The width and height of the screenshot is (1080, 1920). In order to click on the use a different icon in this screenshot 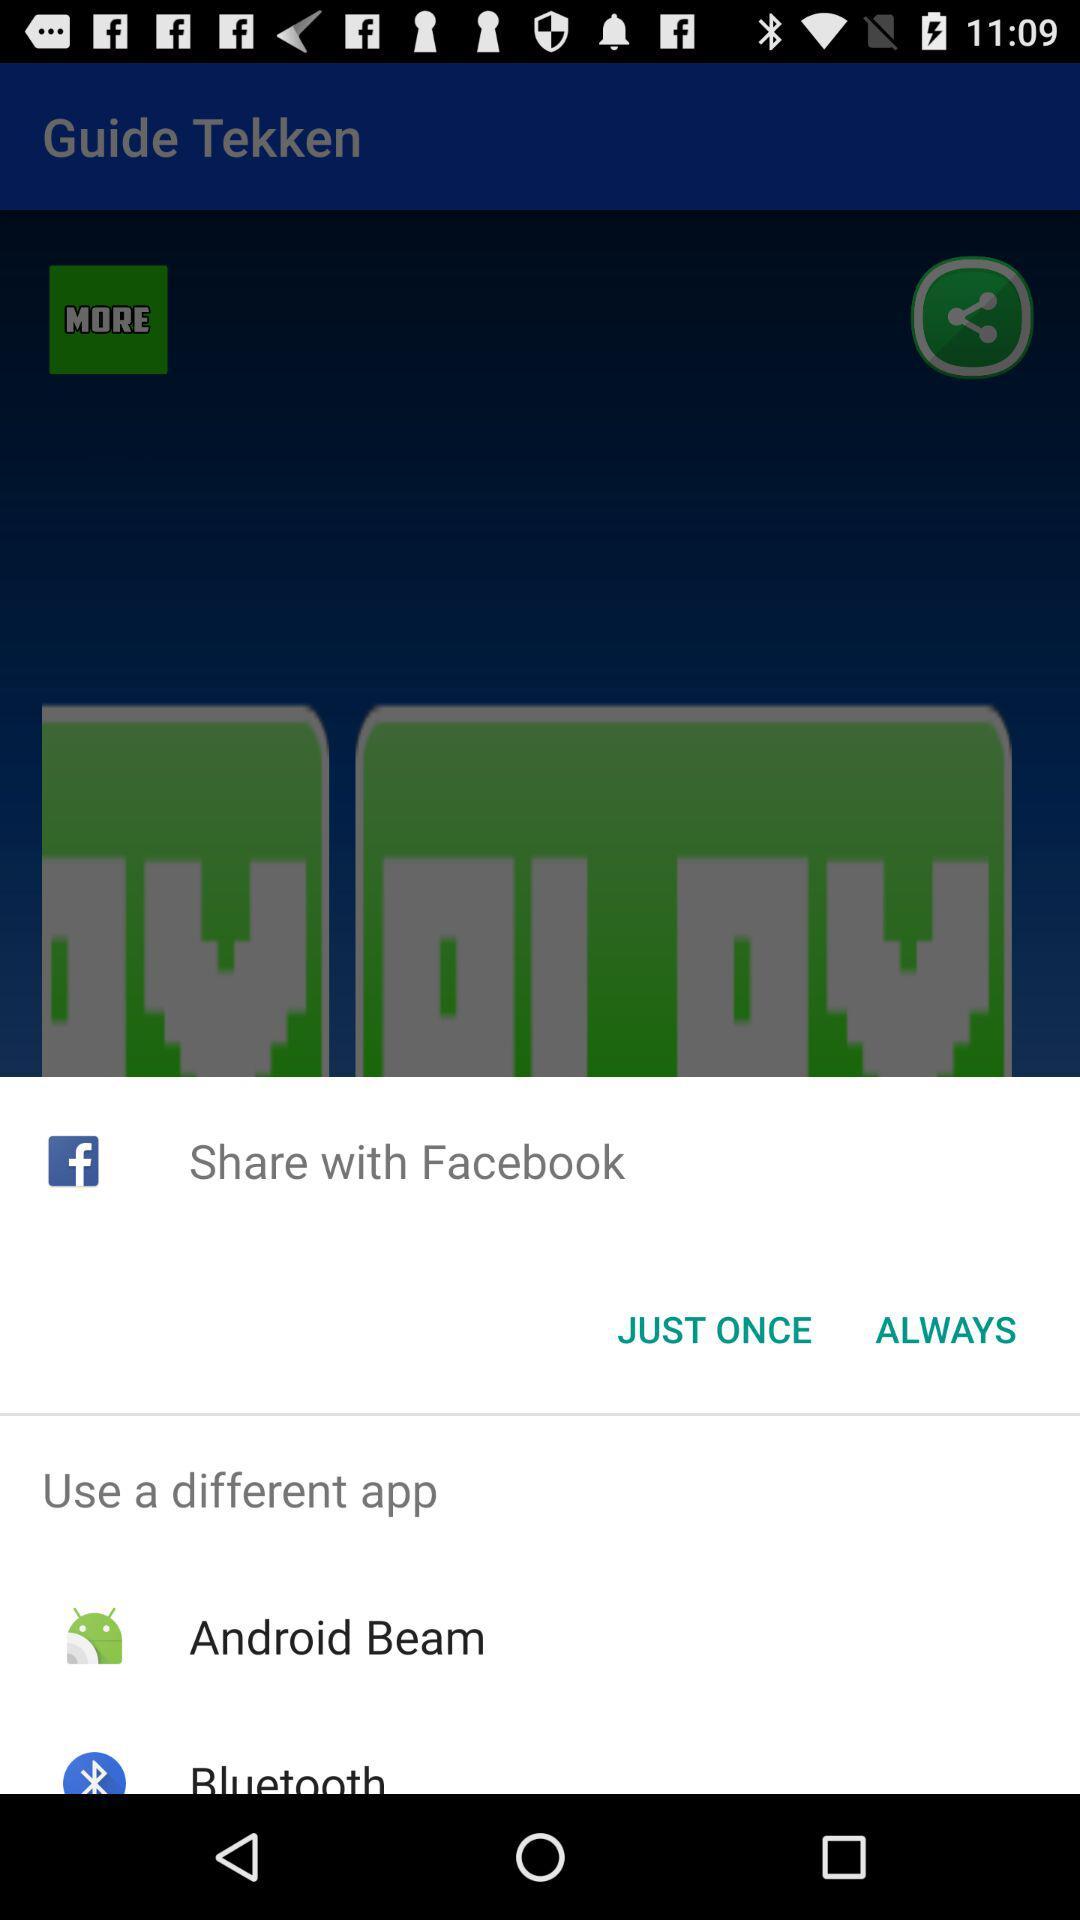, I will do `click(540, 1489)`.